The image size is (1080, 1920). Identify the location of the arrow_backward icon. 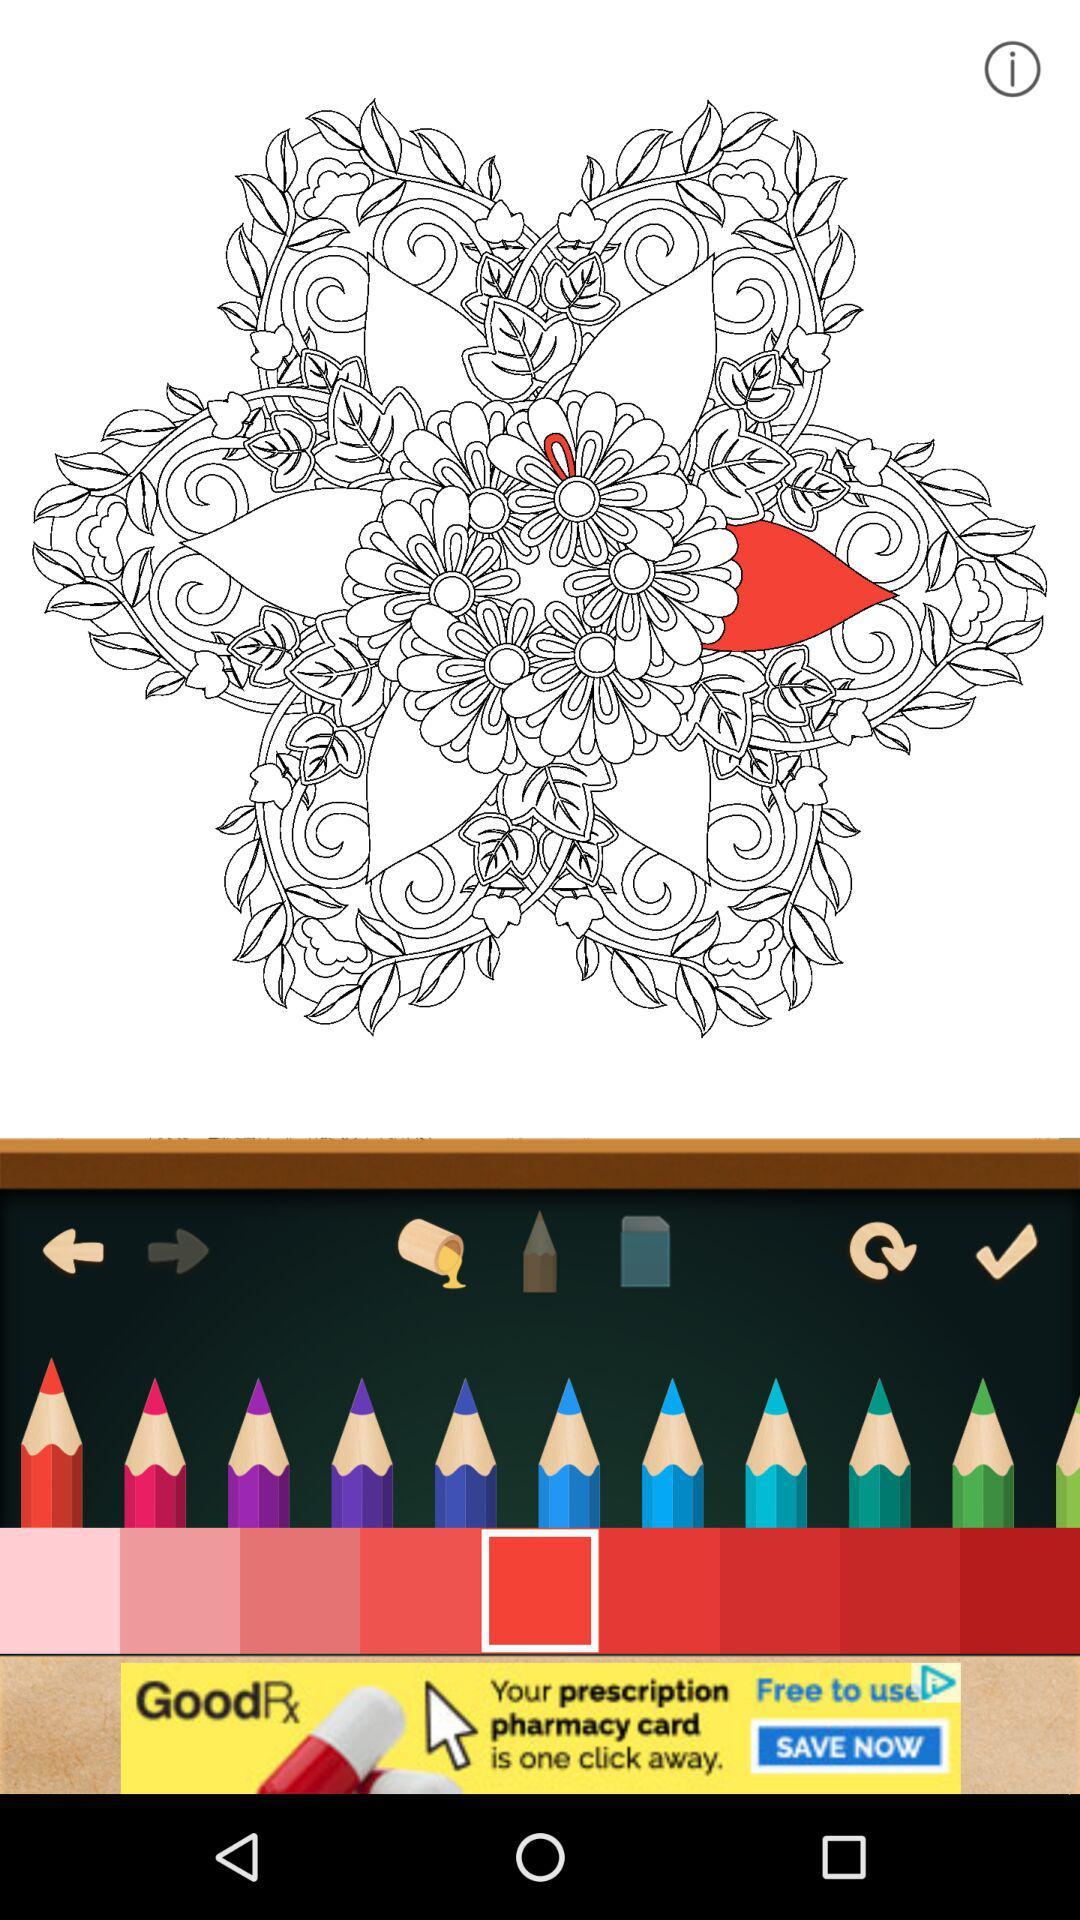
(72, 1250).